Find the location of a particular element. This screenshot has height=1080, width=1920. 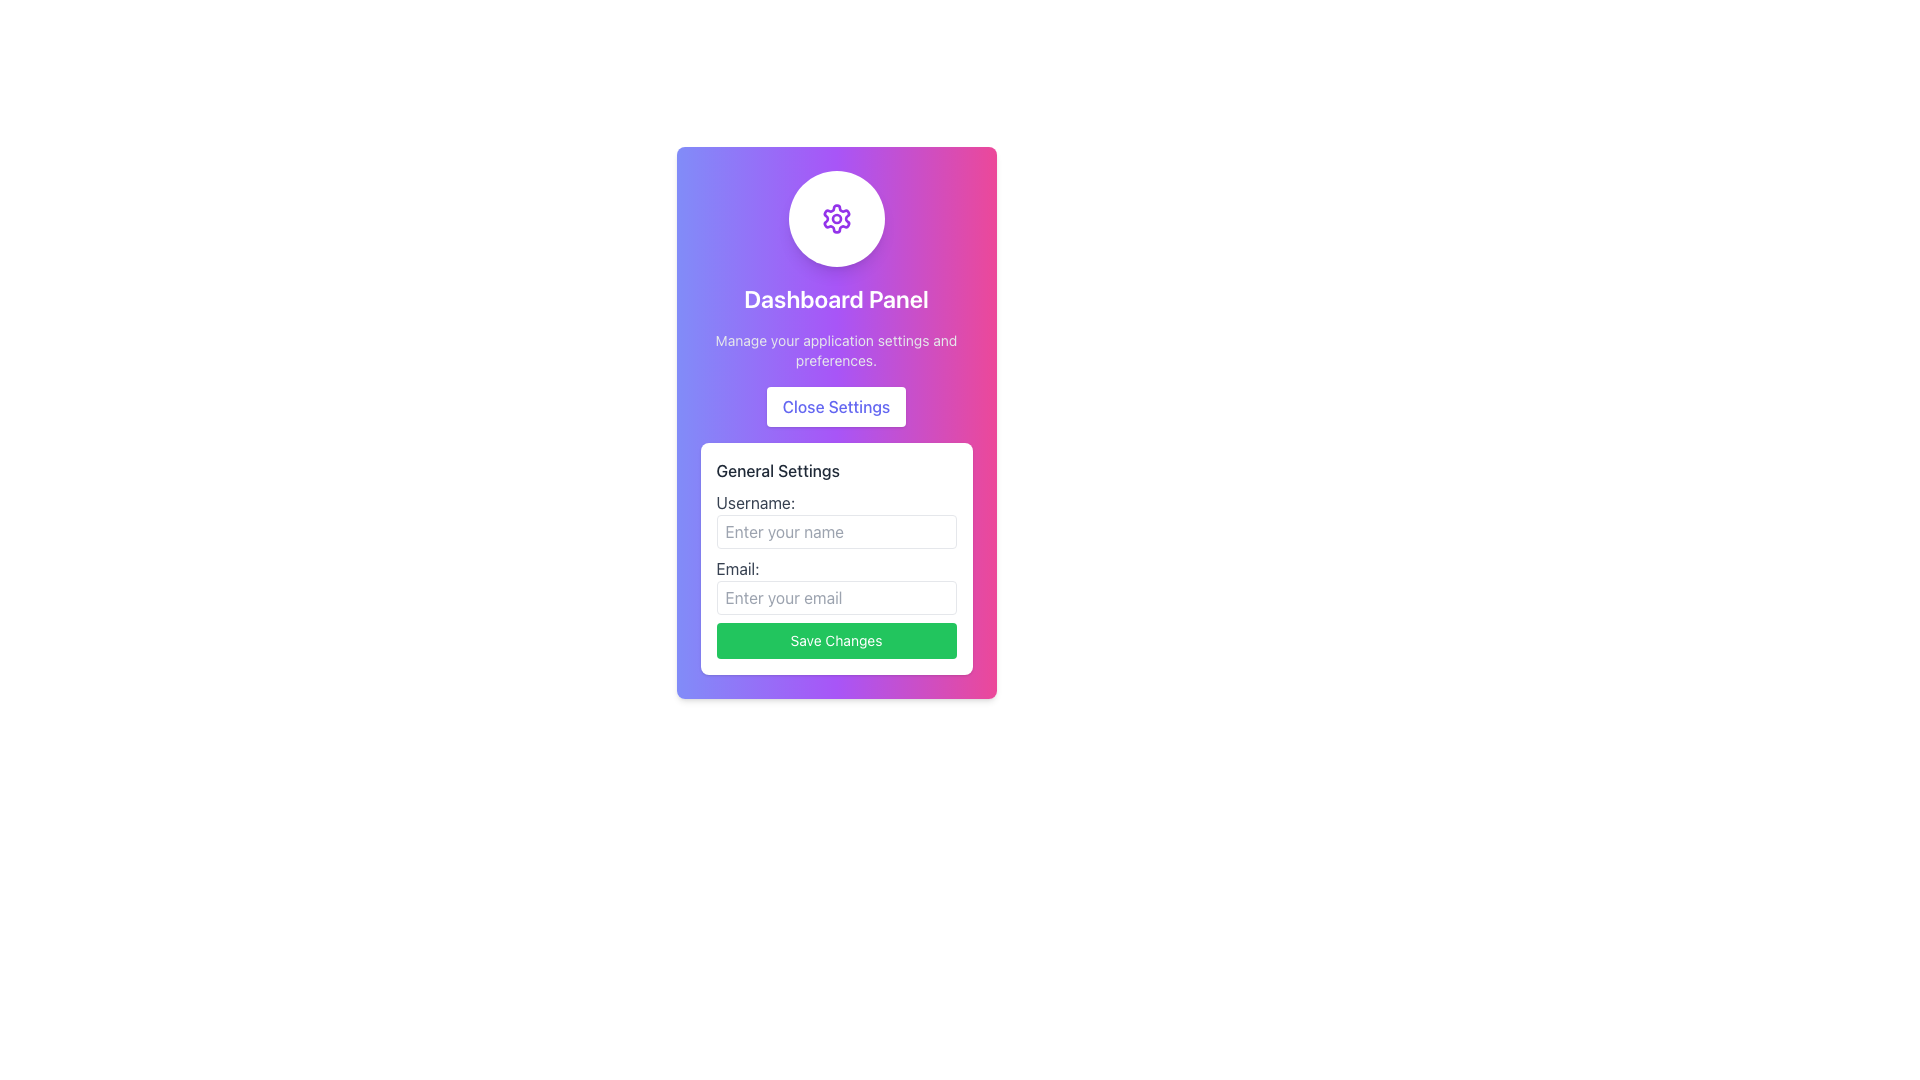

the close button located in the center of the settings panel, which is positioned beneath the text 'Manage your application settings and preferences.' is located at coordinates (836, 406).